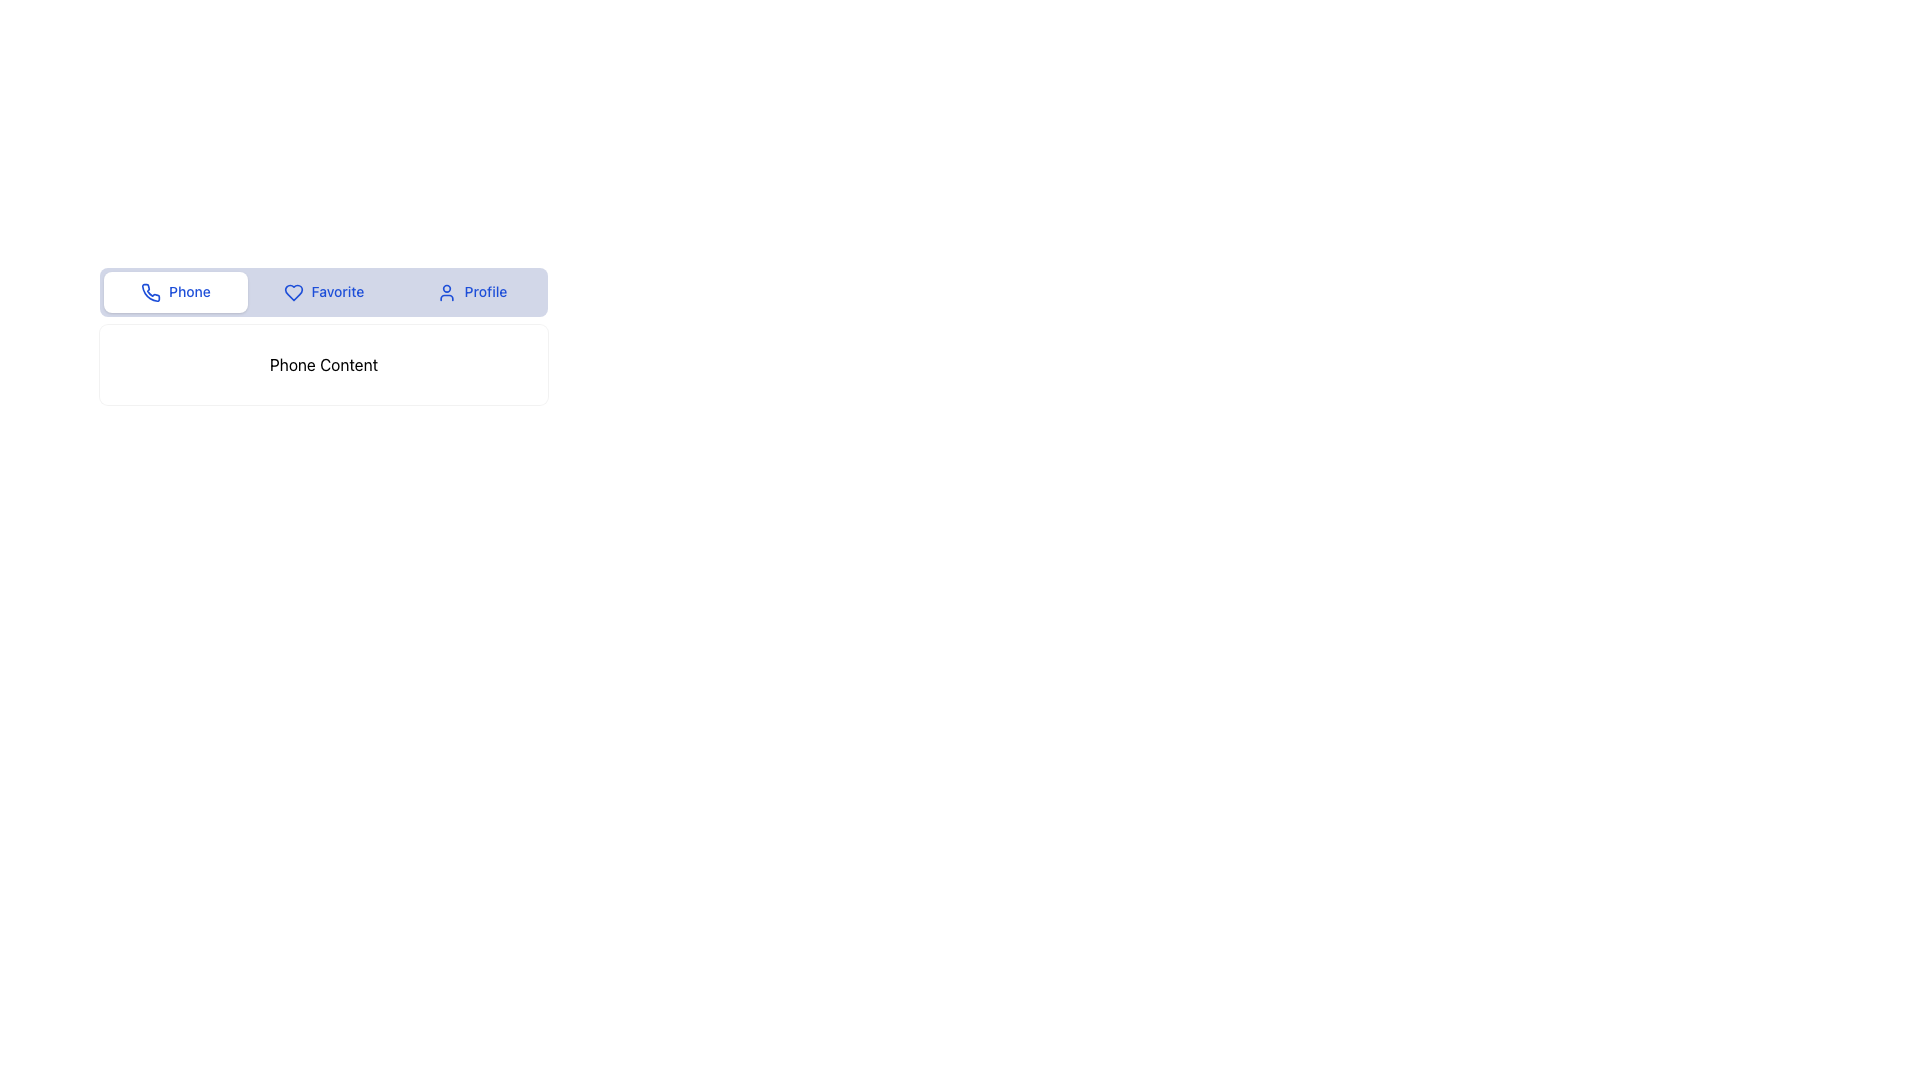  I want to click on the text element displaying 'Phone Content' in bold black font, which is centrally located on a white background below the 'Phone' tab in the navigation interface, so click(324, 365).